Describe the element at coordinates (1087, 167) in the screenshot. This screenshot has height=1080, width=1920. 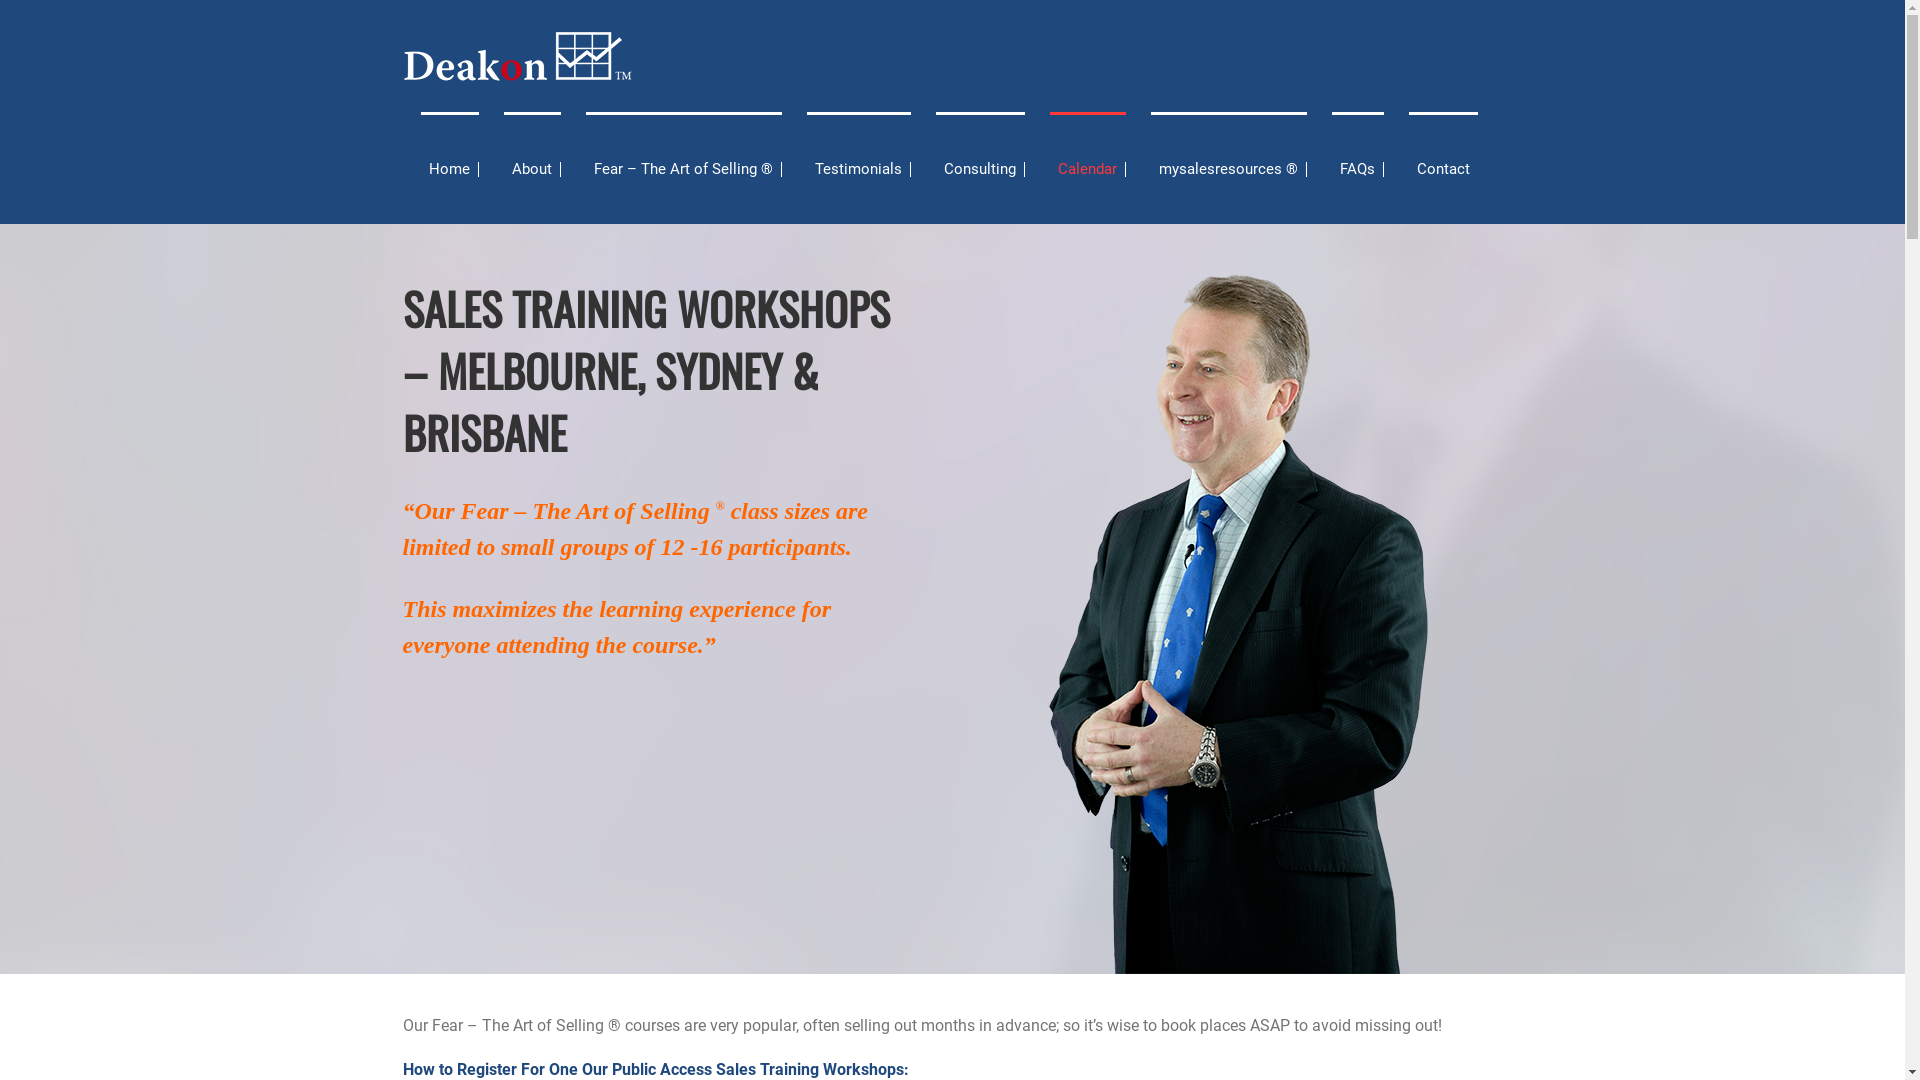
I see `'Calendar'` at that location.